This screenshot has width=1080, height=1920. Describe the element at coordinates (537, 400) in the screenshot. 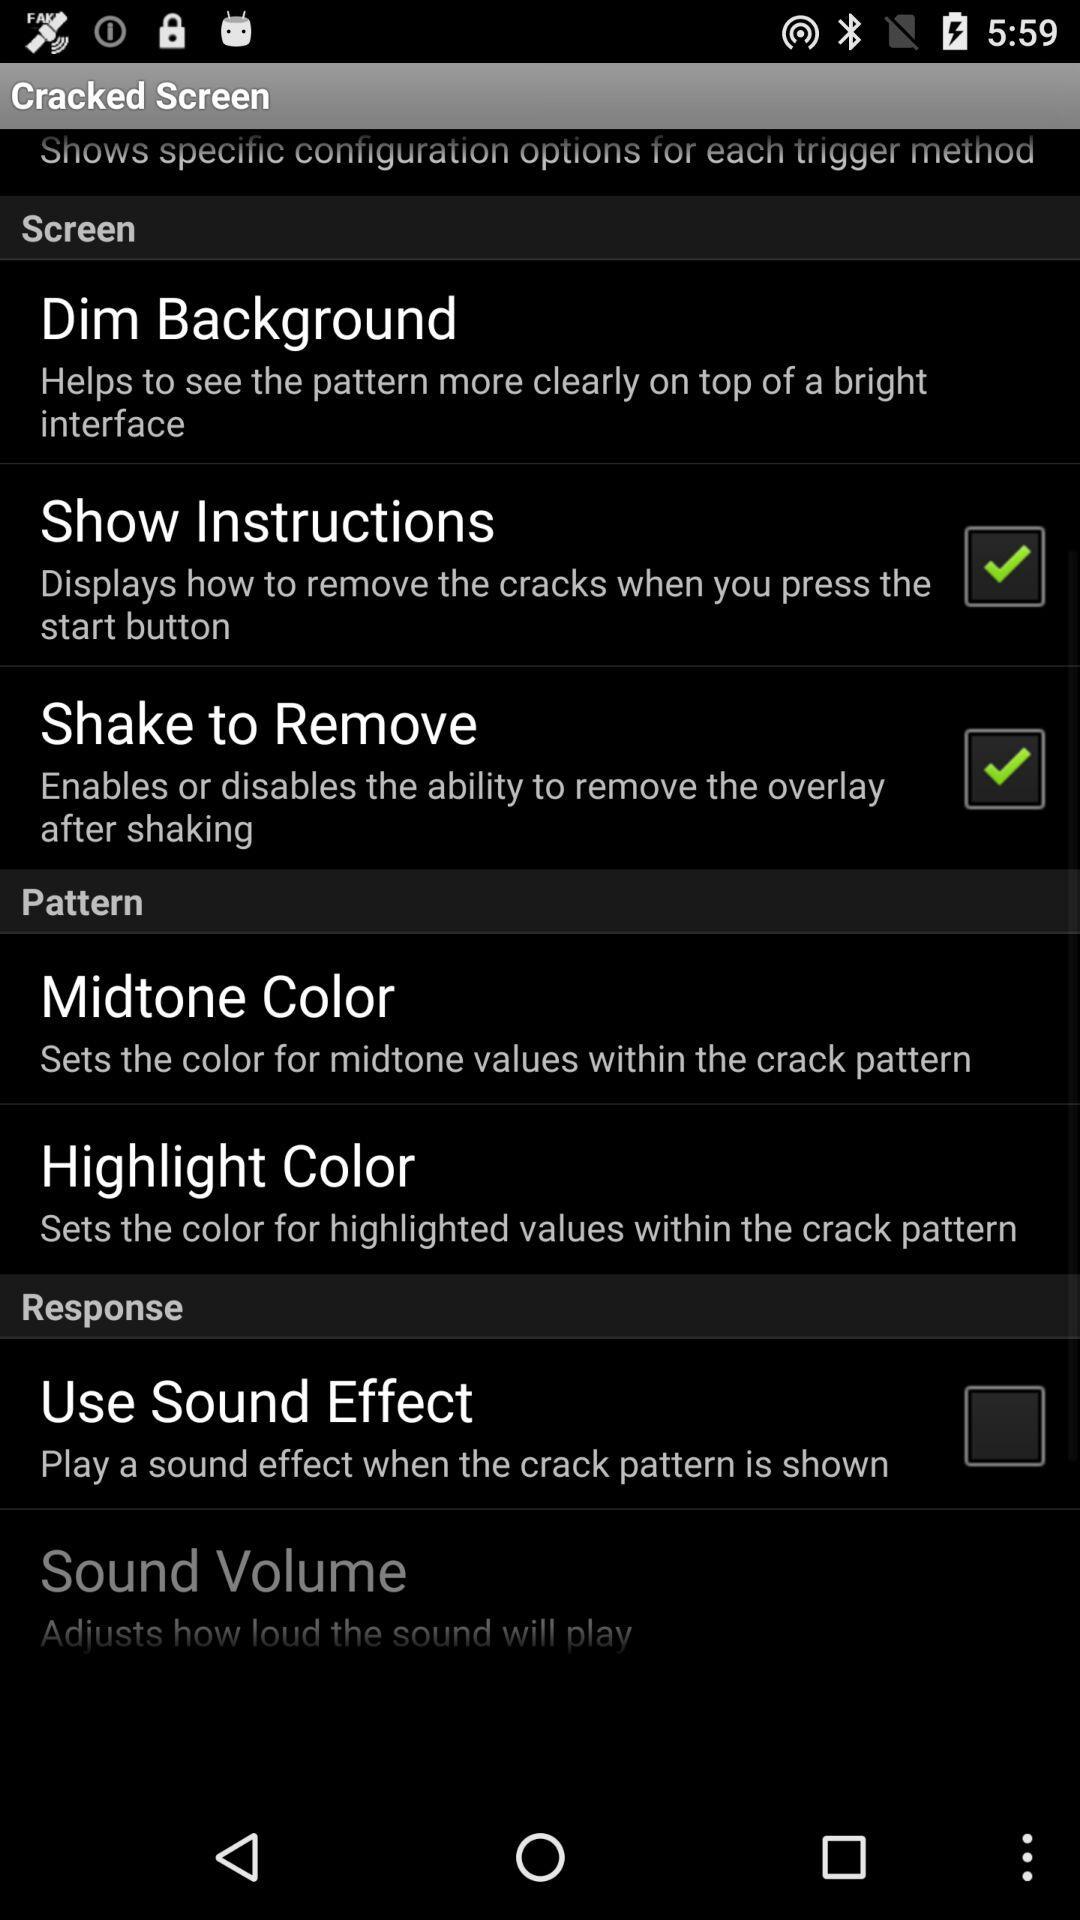

I see `item above show instructions` at that location.